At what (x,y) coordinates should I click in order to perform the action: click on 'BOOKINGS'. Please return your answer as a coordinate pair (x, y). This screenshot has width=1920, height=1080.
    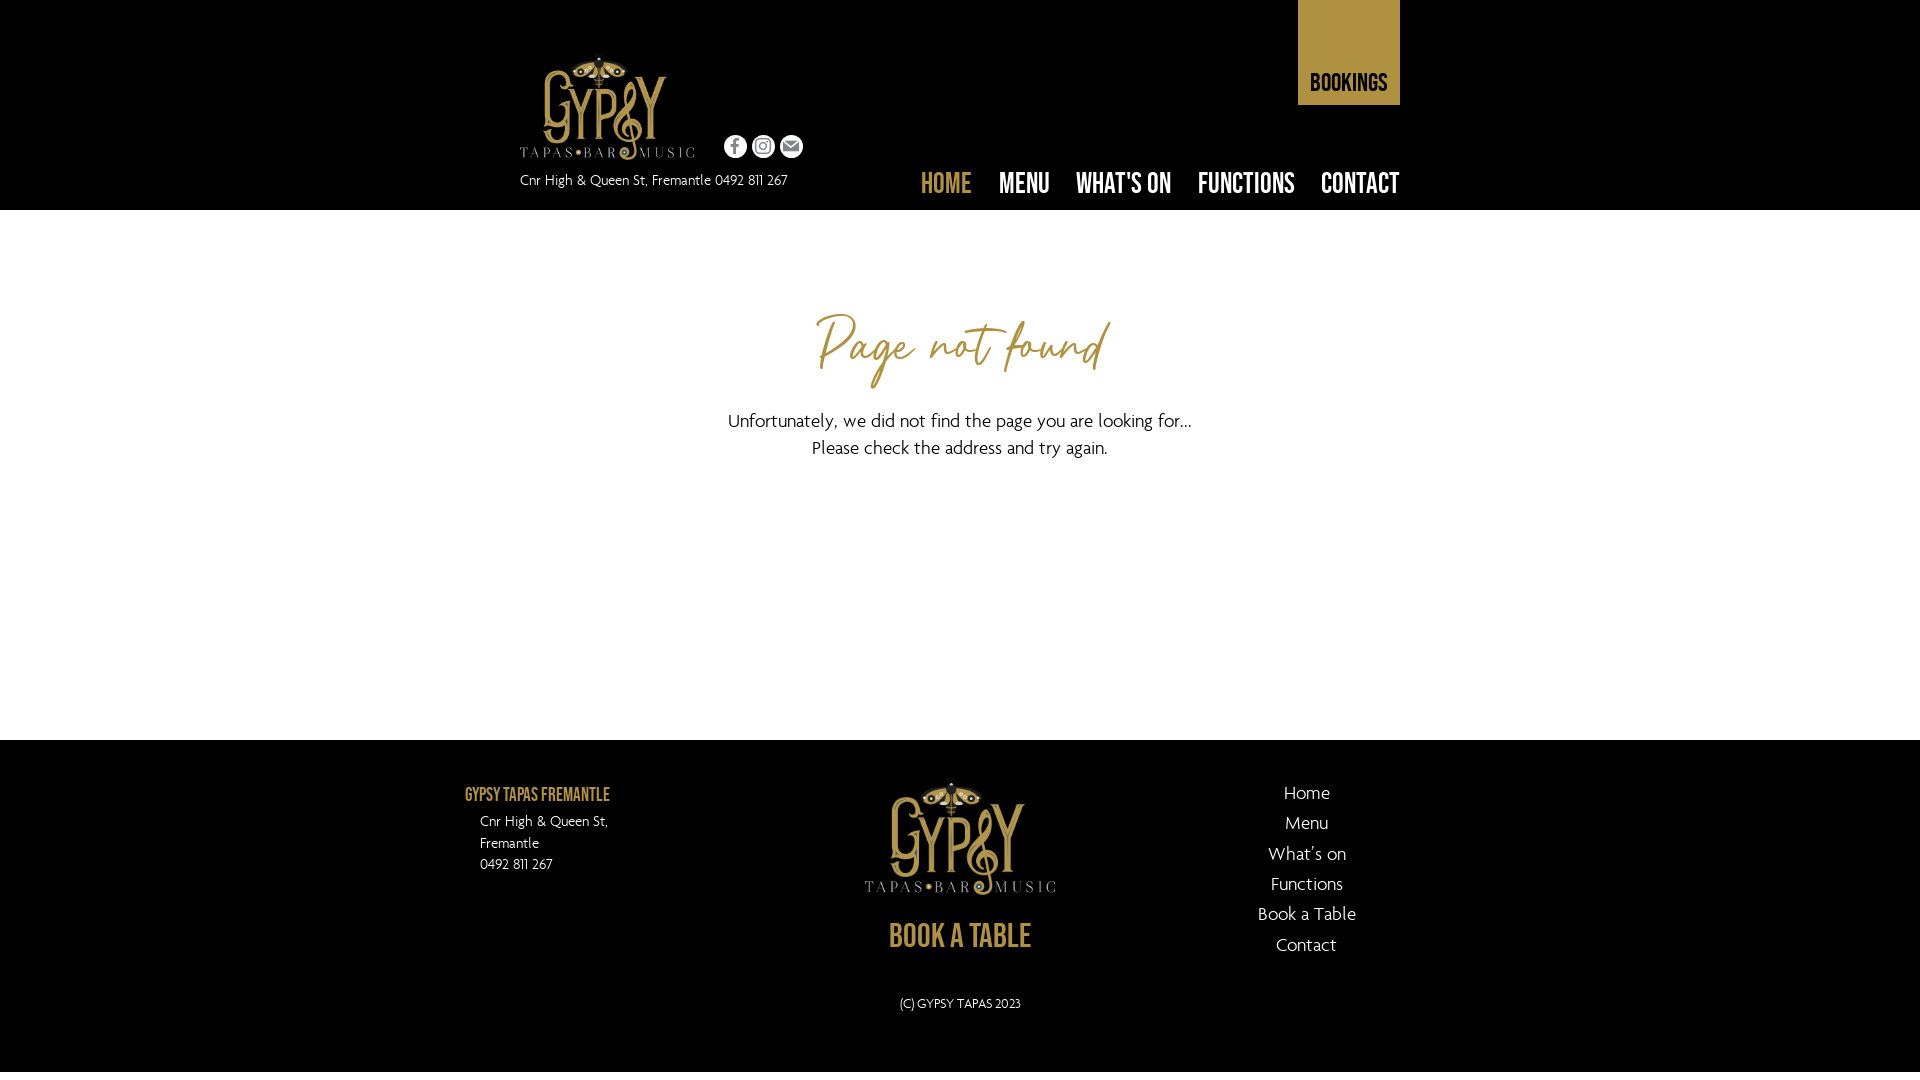
    Looking at the image, I should click on (1297, 51).